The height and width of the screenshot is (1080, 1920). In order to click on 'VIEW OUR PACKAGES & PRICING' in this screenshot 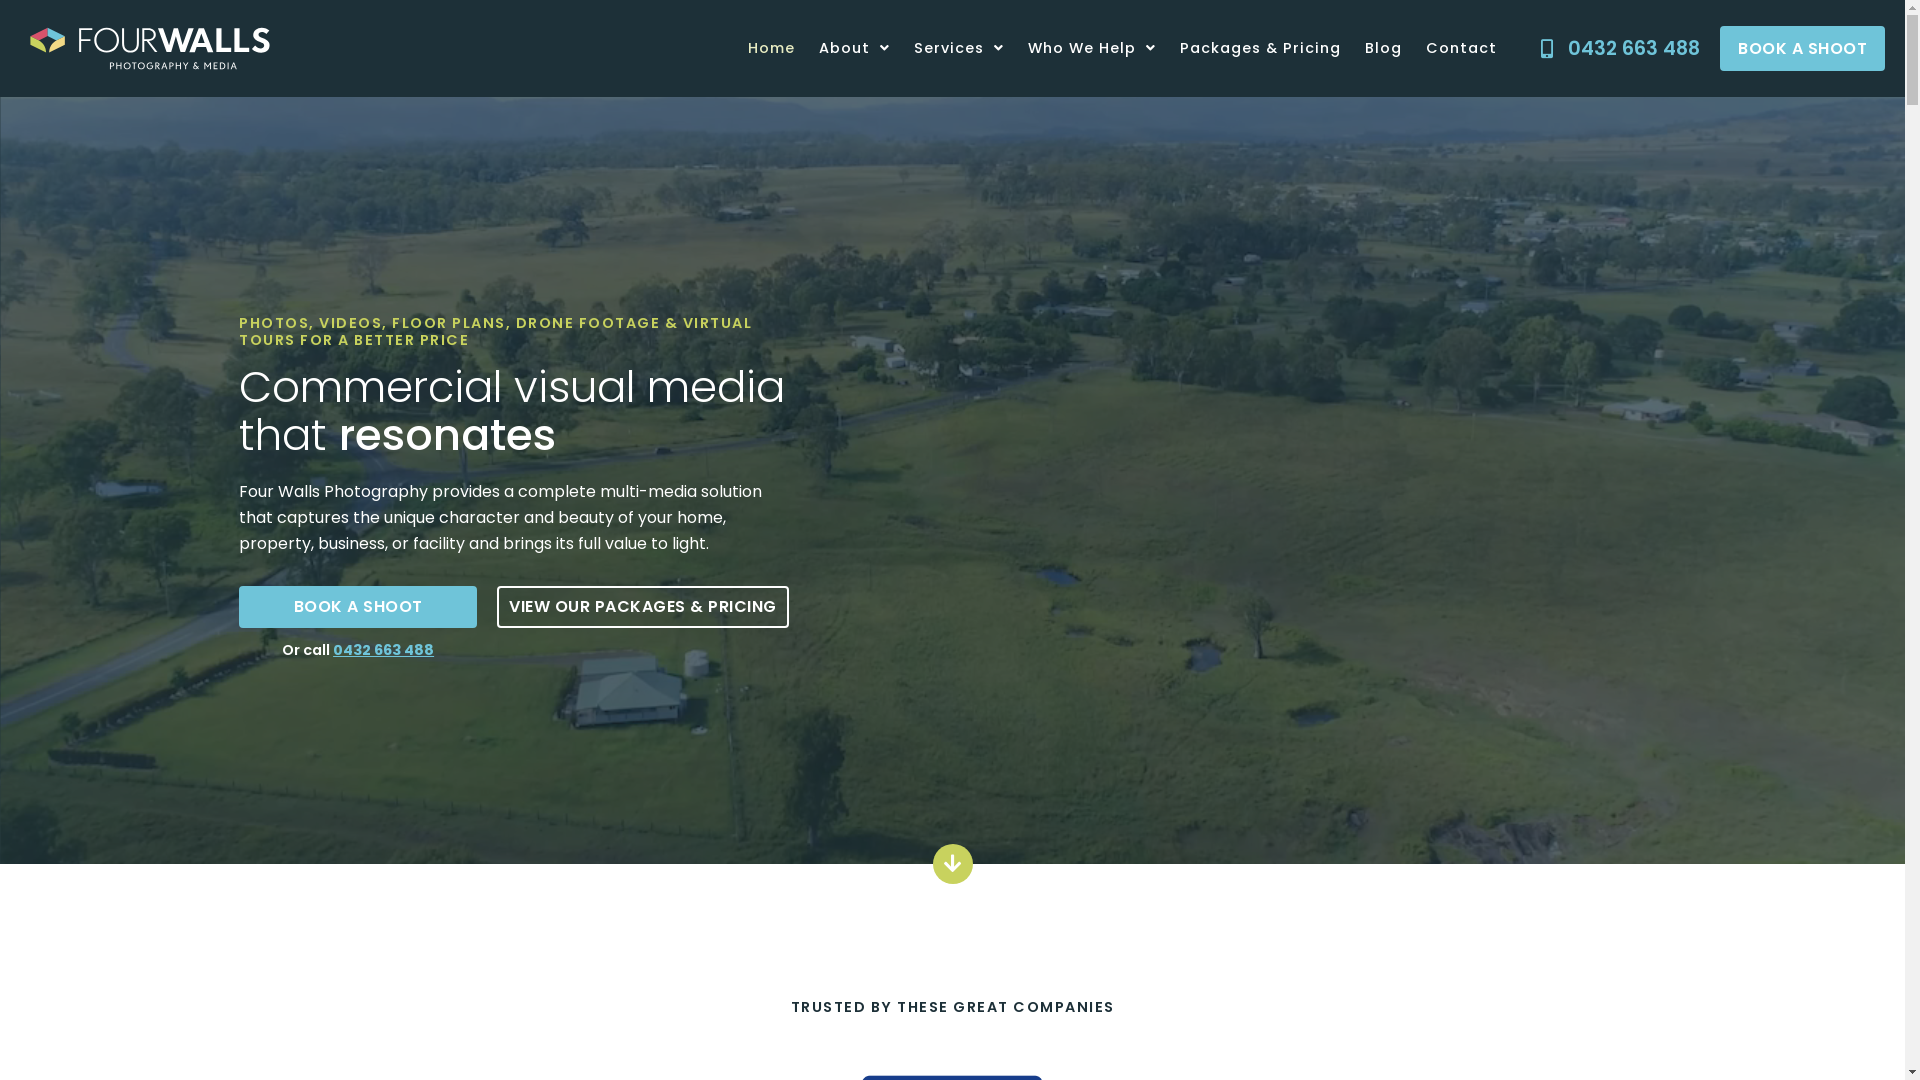, I will do `click(643, 605)`.